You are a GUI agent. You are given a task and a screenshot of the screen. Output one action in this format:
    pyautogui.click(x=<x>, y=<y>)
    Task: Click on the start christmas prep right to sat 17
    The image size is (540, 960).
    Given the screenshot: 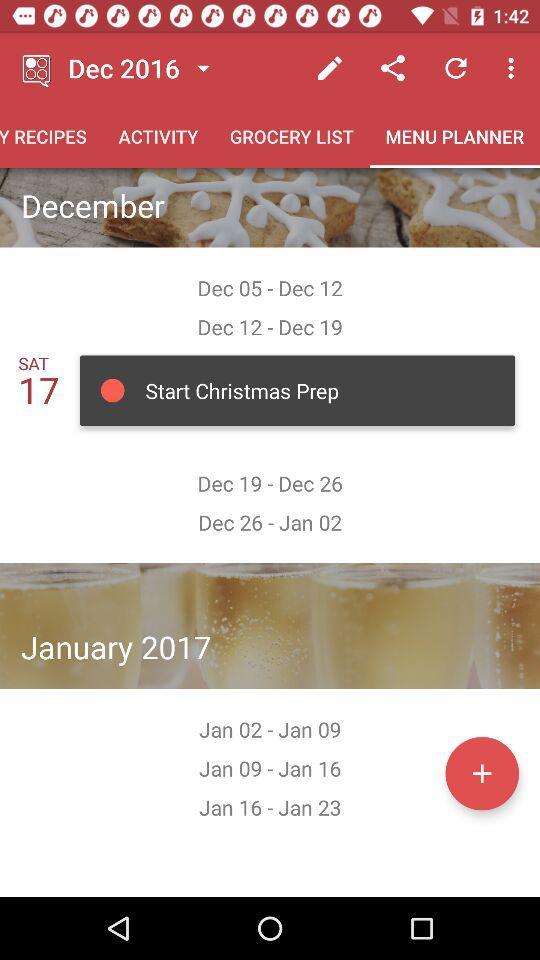 What is the action you would take?
    pyautogui.click(x=296, y=390)
    